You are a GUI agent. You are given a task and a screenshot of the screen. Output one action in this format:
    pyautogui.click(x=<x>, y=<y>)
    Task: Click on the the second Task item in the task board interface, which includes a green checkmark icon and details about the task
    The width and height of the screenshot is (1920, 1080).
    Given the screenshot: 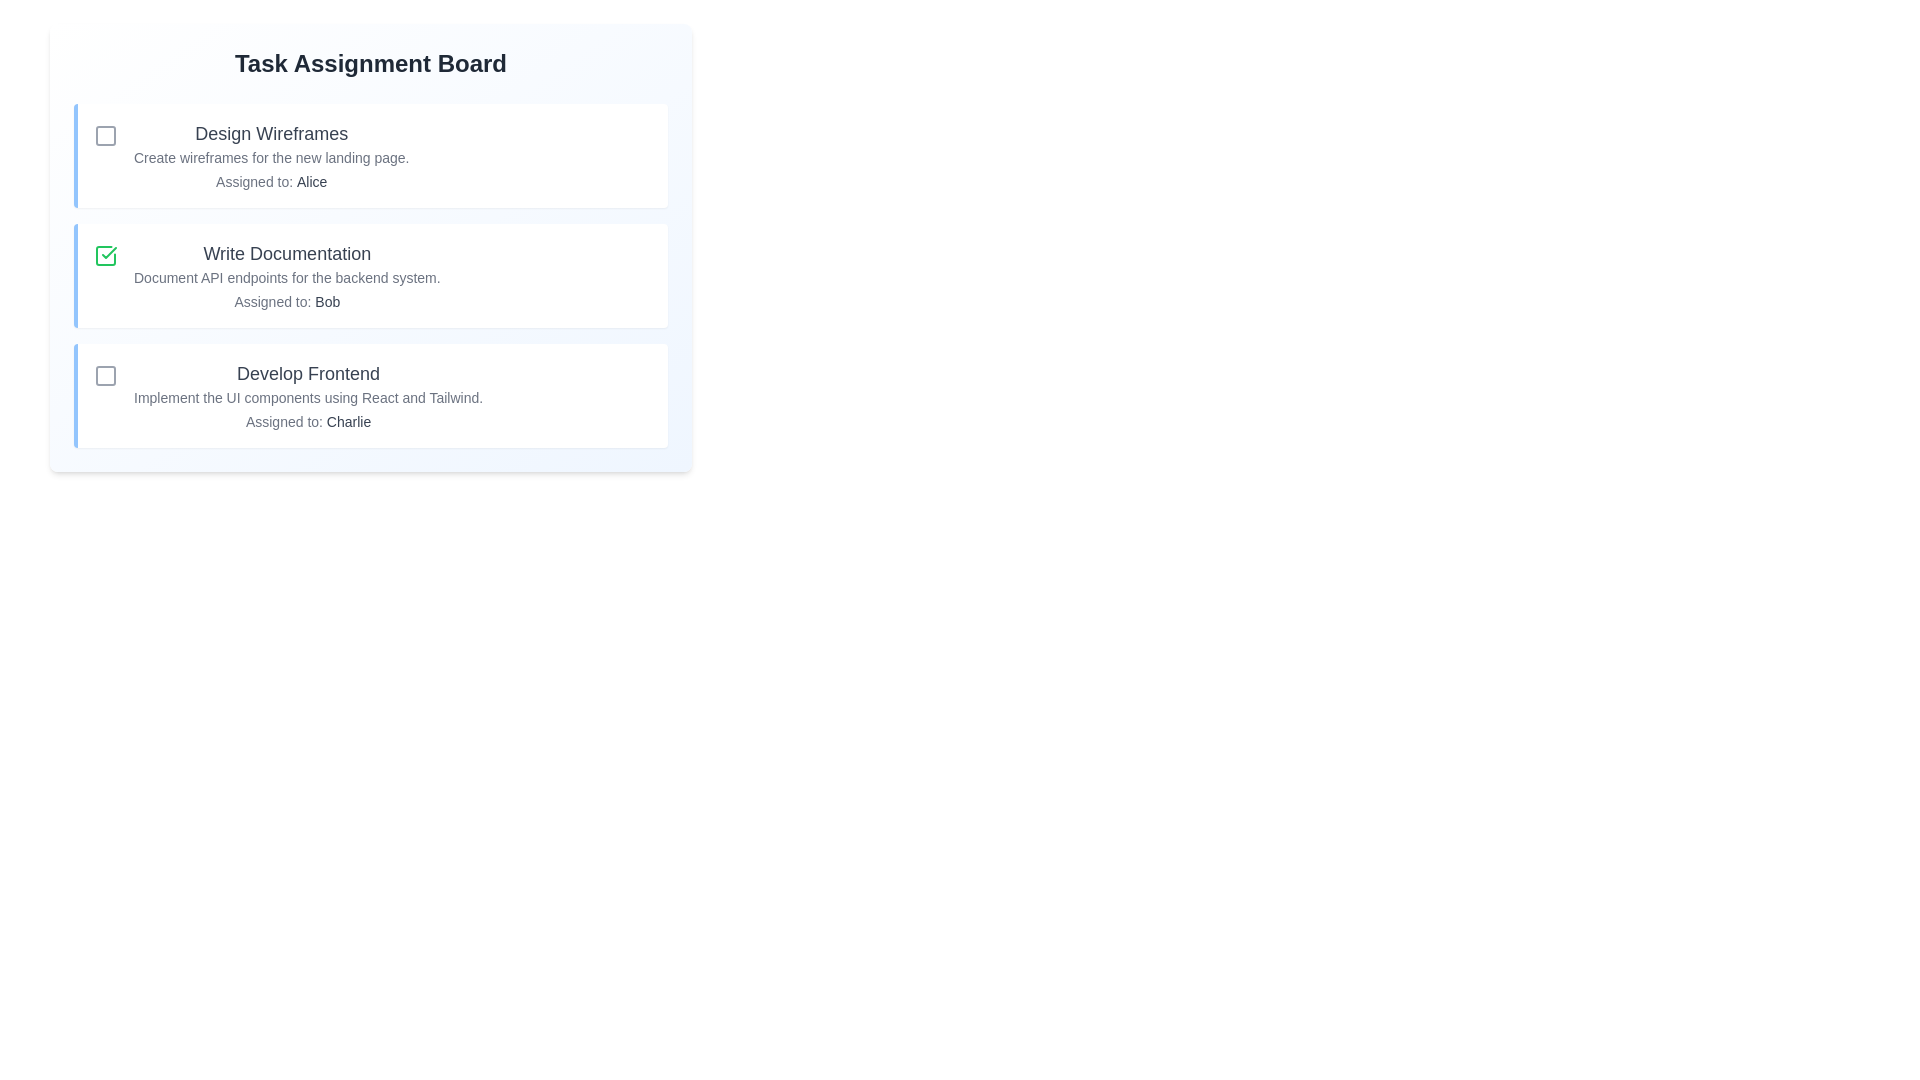 What is the action you would take?
    pyautogui.click(x=373, y=276)
    